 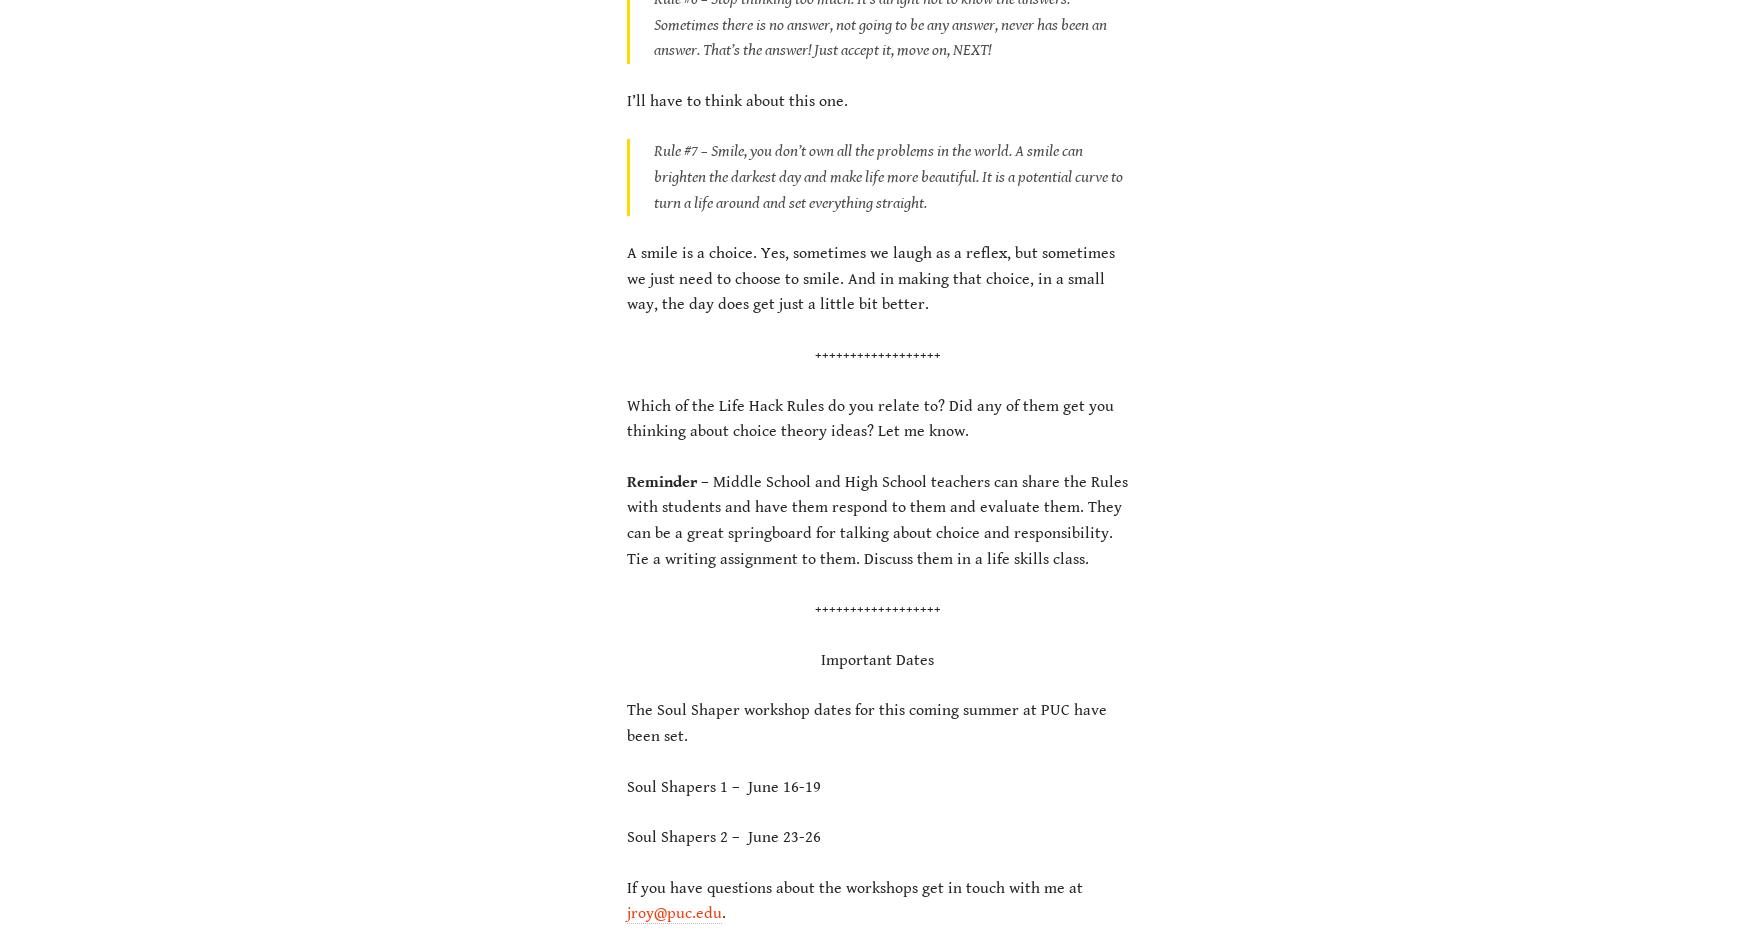 What do you see at coordinates (626, 278) in the screenshot?
I see `'A smile is a choice. Yes, sometimes we laugh as a reflex, but sometimes we just need to choose to smile. And in making that choice, in a small way, the day does get just a little bit better.'` at bounding box center [626, 278].